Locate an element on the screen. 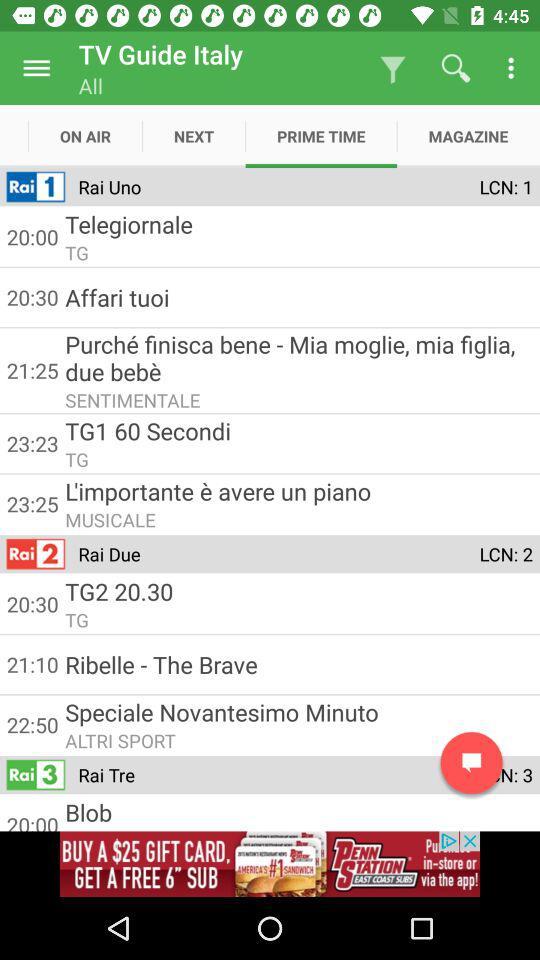  penn station link is located at coordinates (270, 863).